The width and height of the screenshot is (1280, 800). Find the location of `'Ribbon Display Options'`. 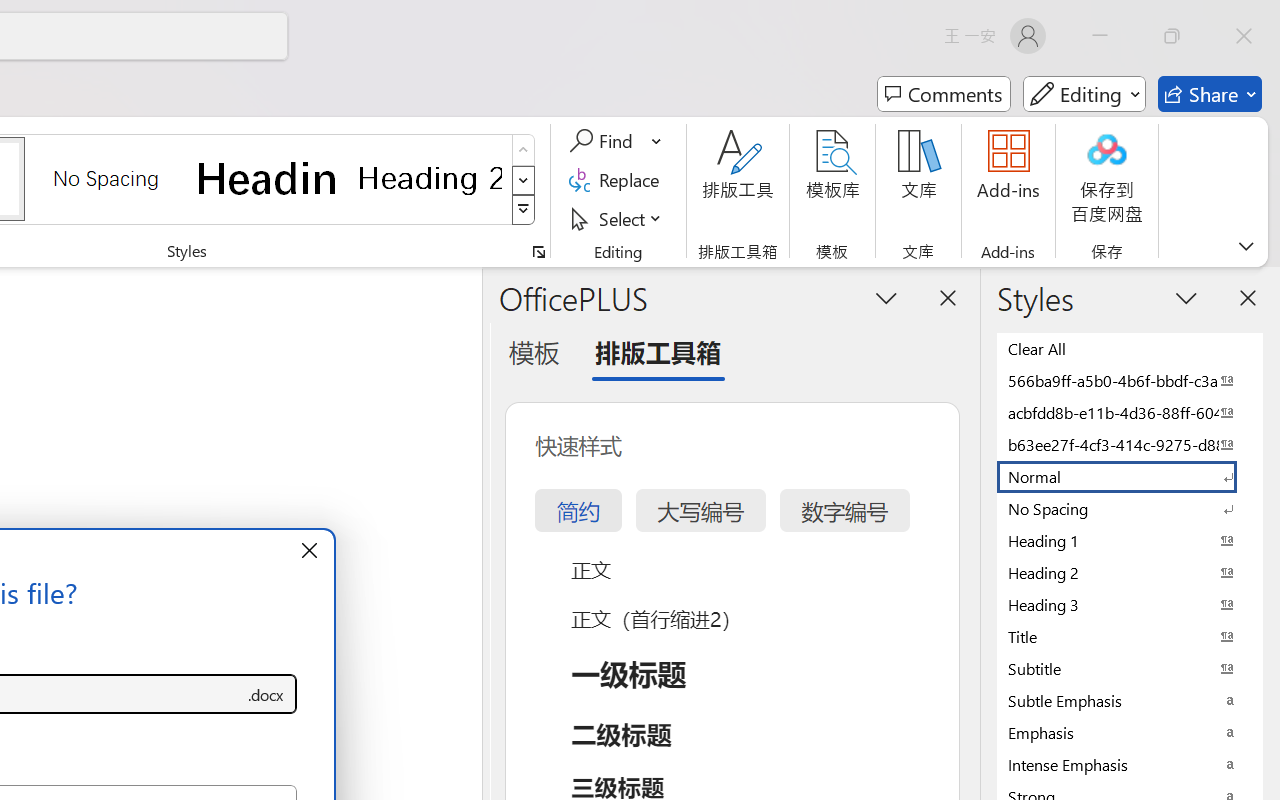

'Ribbon Display Options' is located at coordinates (1245, 245).